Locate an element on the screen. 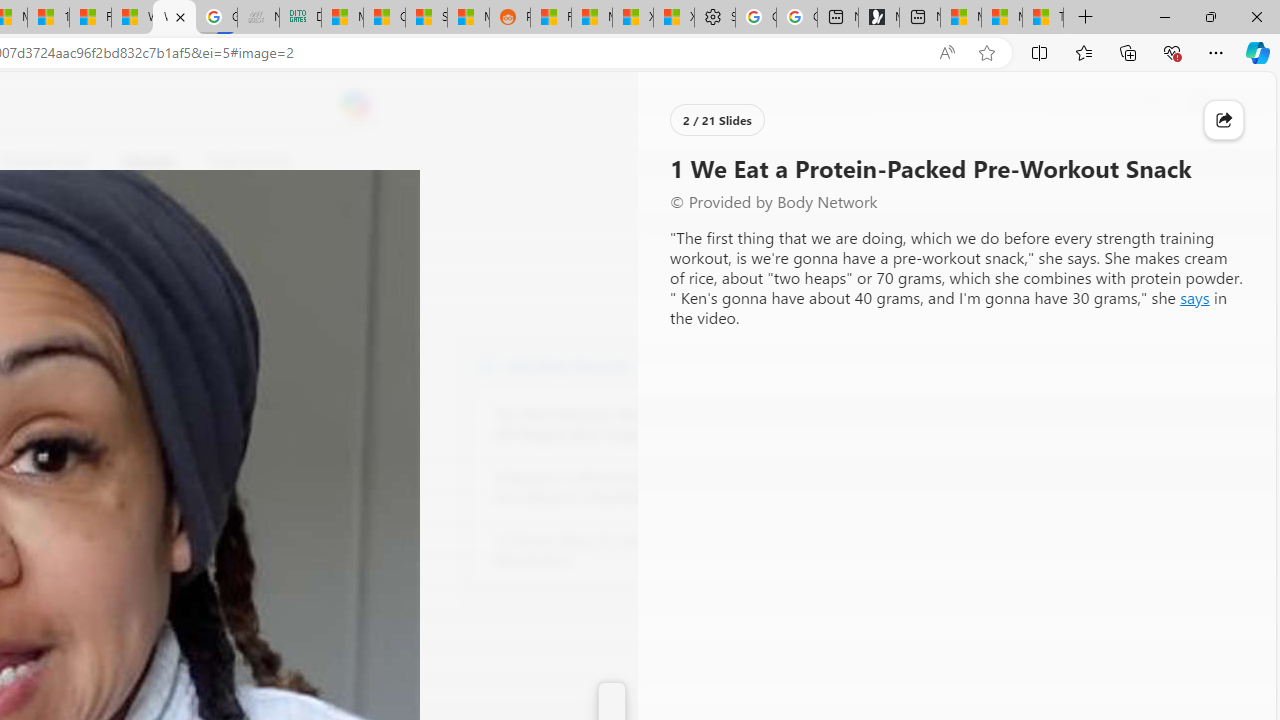 Image resolution: width=1280 pixels, height=720 pixels. 'Class: at-item immersive' is located at coordinates (1223, 120).